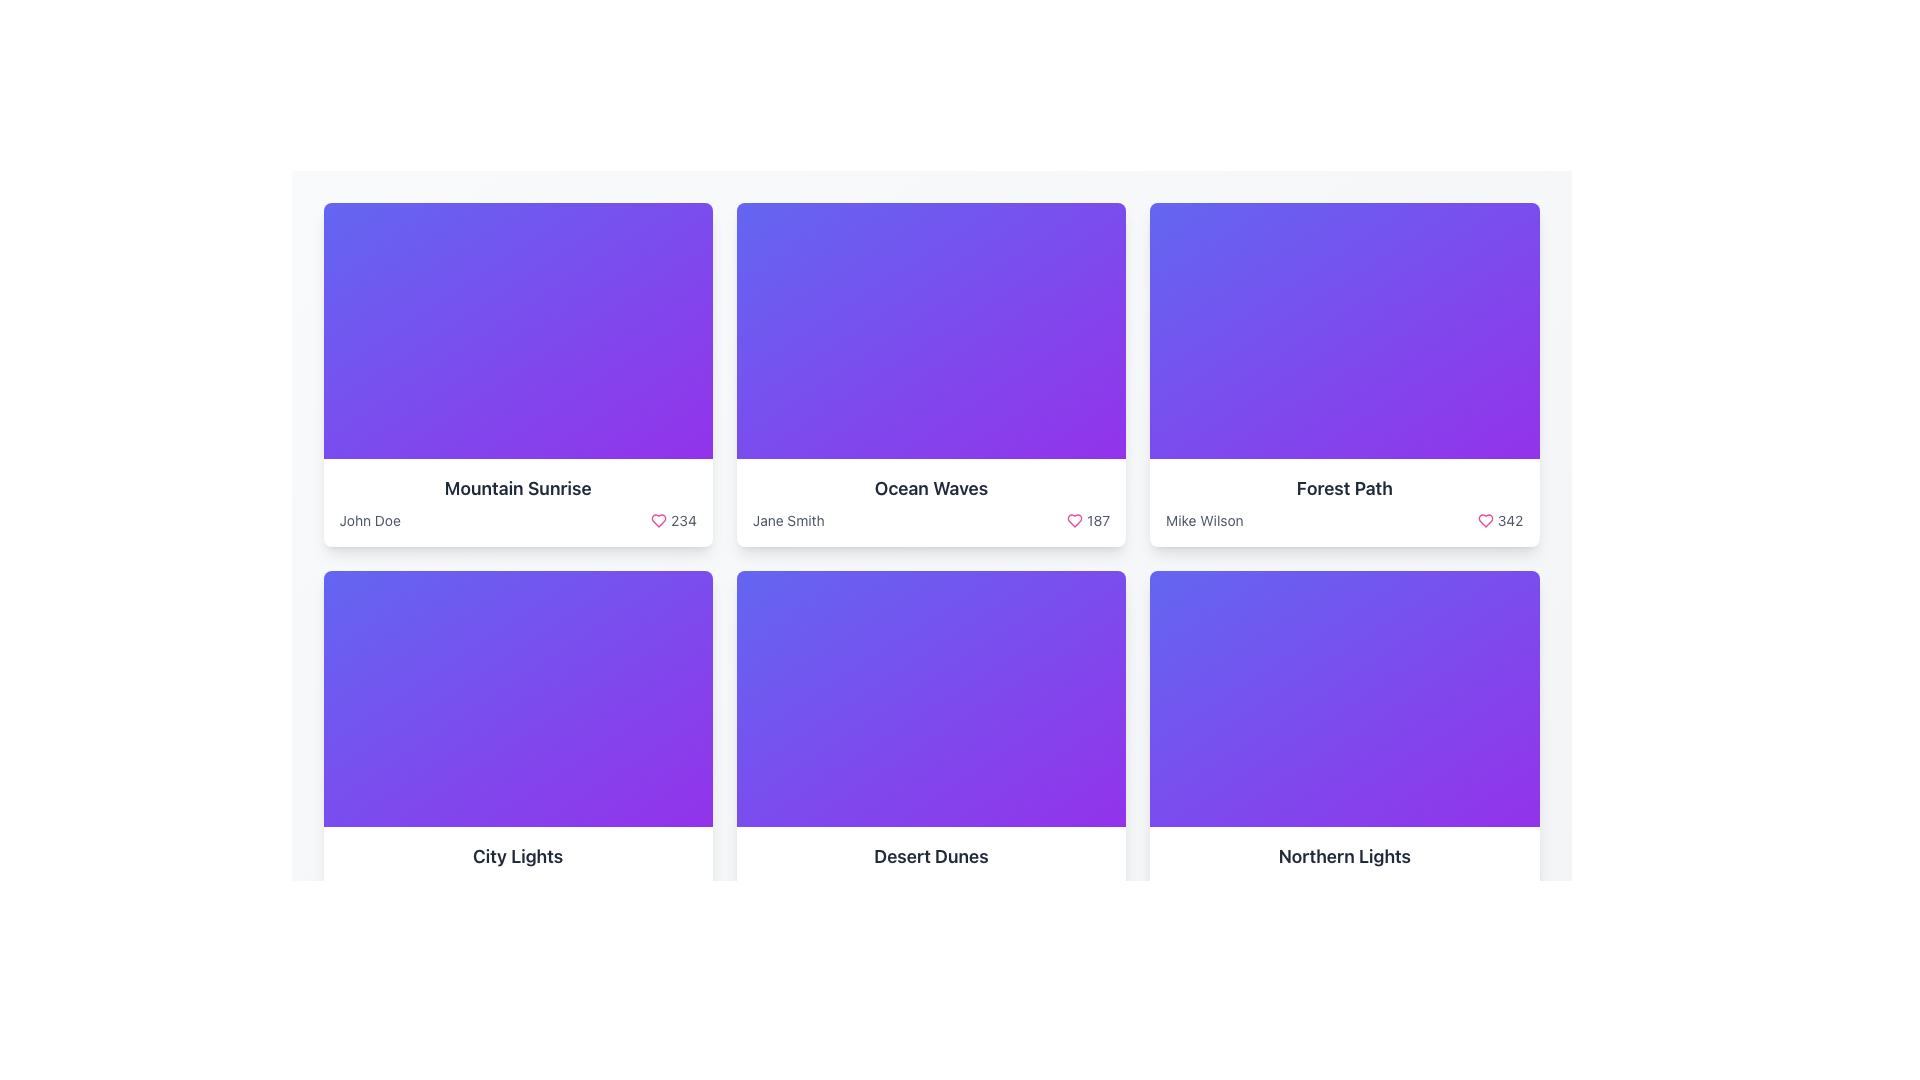 The height and width of the screenshot is (1080, 1920). What do you see at coordinates (673, 519) in the screenshot?
I see `the Like counter element located at the bottom-right corner of the 'Mountain Sunrise' card, which displays the number of likes (234)` at bounding box center [673, 519].